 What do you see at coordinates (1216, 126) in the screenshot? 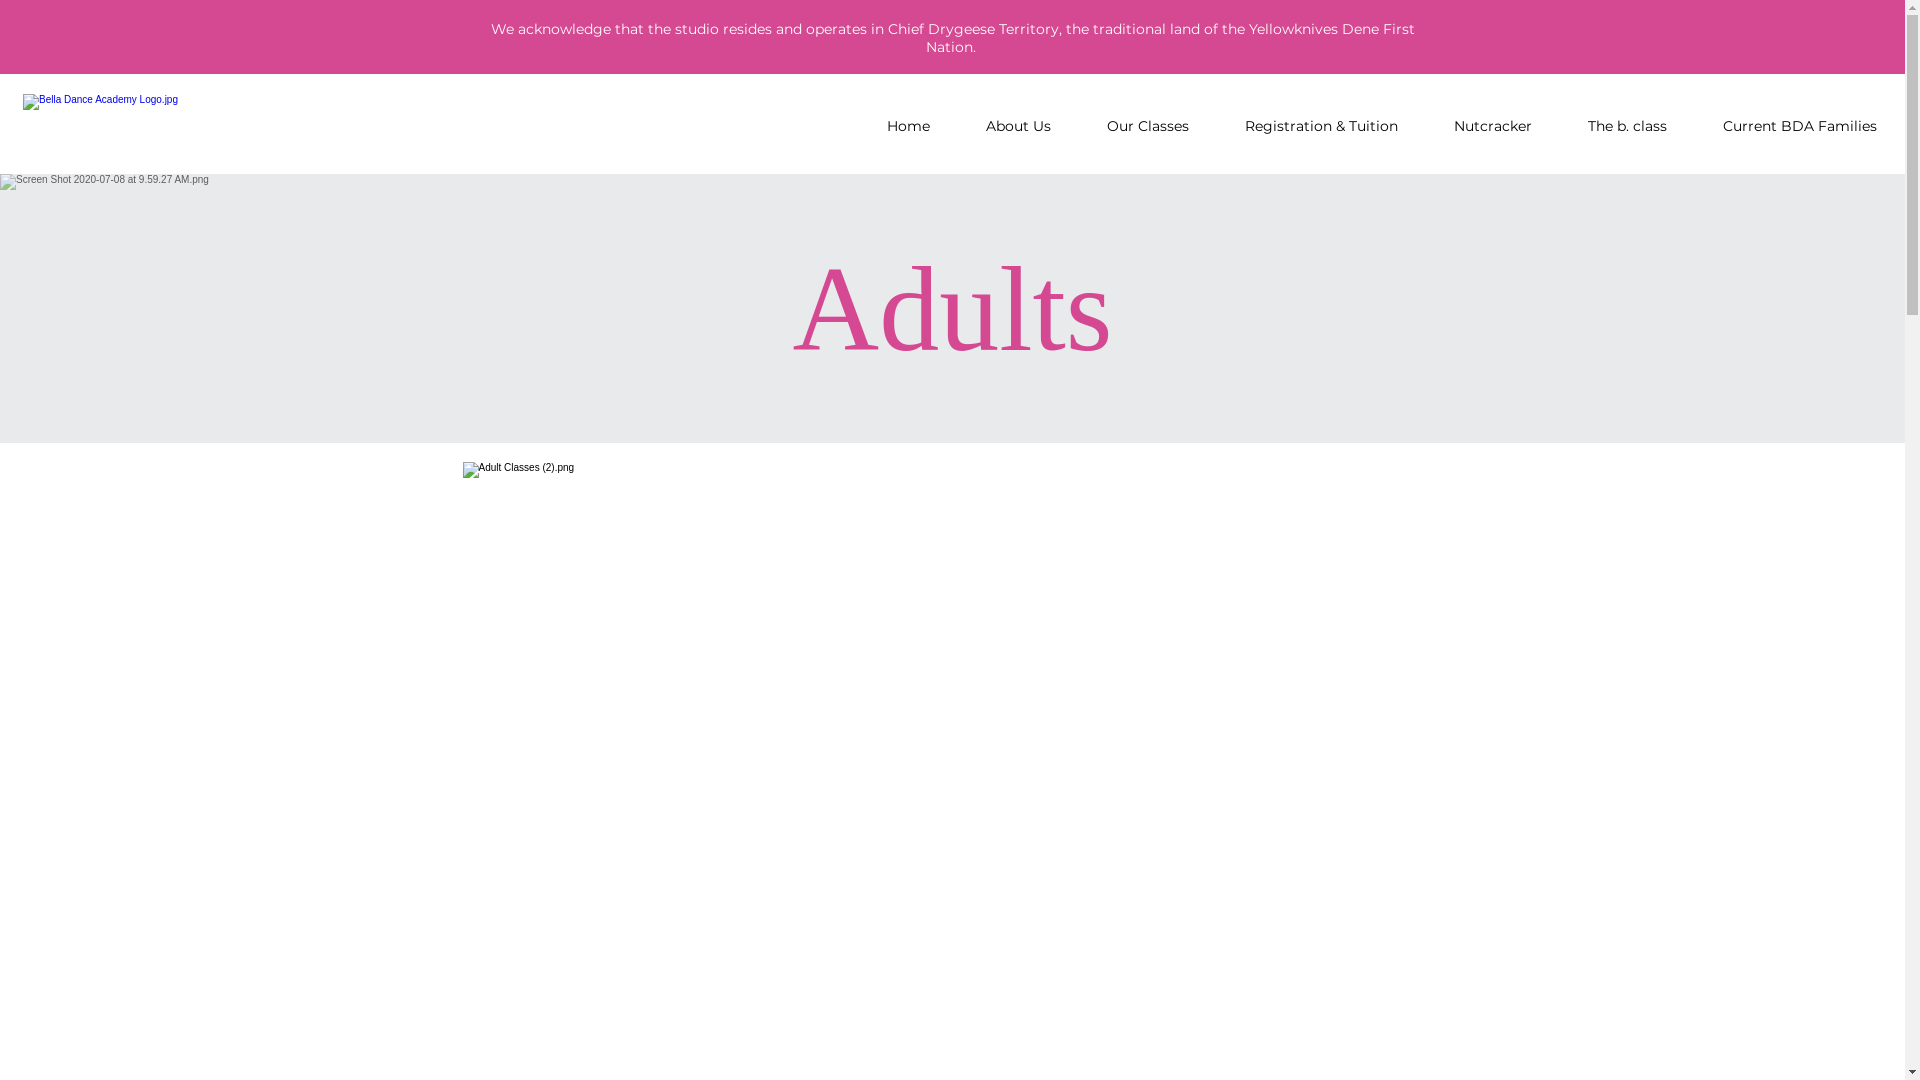
I see `'Registration & Tuition'` at bounding box center [1216, 126].